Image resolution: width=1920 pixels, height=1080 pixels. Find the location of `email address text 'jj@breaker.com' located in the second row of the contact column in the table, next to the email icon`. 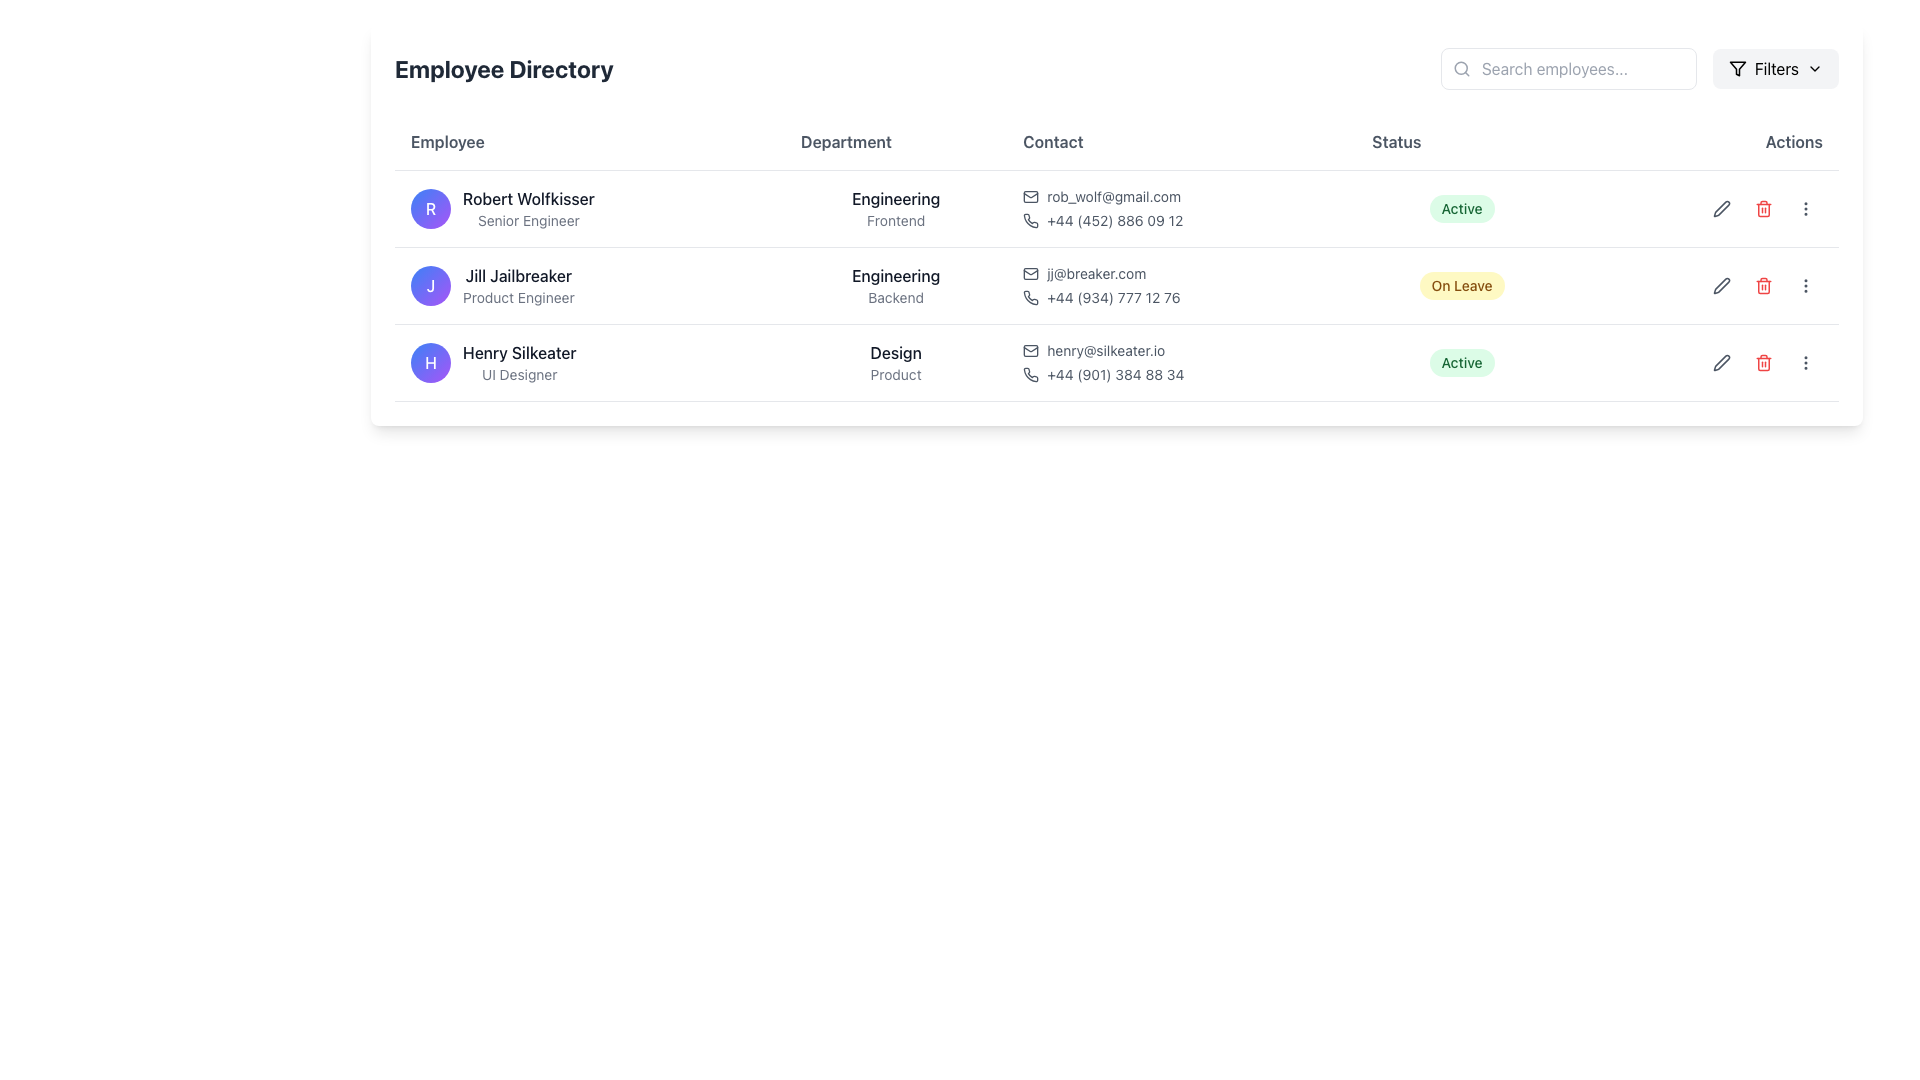

email address text 'jj@breaker.com' located in the second row of the contact column in the table, next to the email icon is located at coordinates (1095, 273).